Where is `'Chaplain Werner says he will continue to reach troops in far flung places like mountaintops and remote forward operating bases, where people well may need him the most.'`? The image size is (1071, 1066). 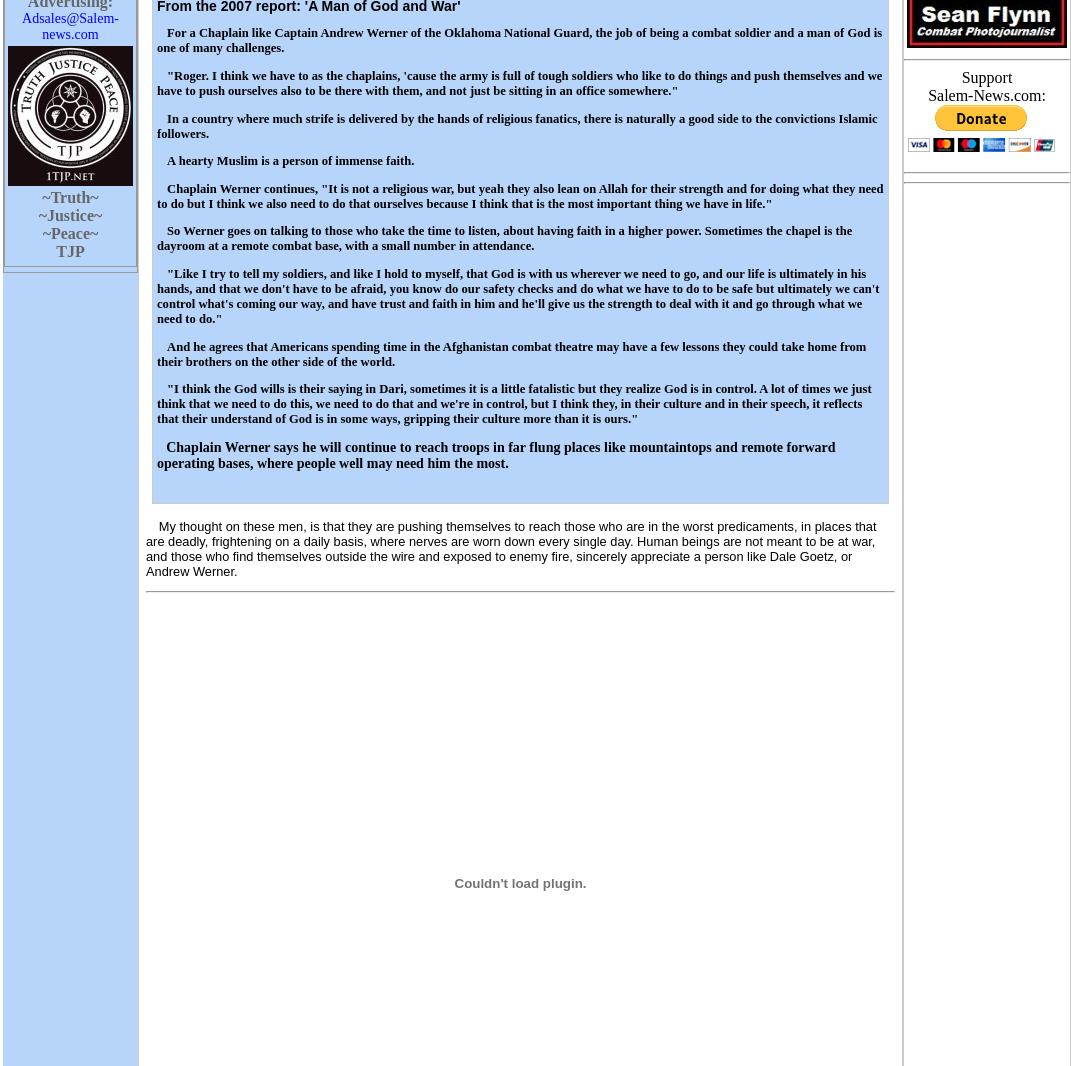 'Chaplain Werner says he will continue to reach troops in far flung places like mountaintops and remote forward operating bases, where people well may need him the most.' is located at coordinates (156, 454).